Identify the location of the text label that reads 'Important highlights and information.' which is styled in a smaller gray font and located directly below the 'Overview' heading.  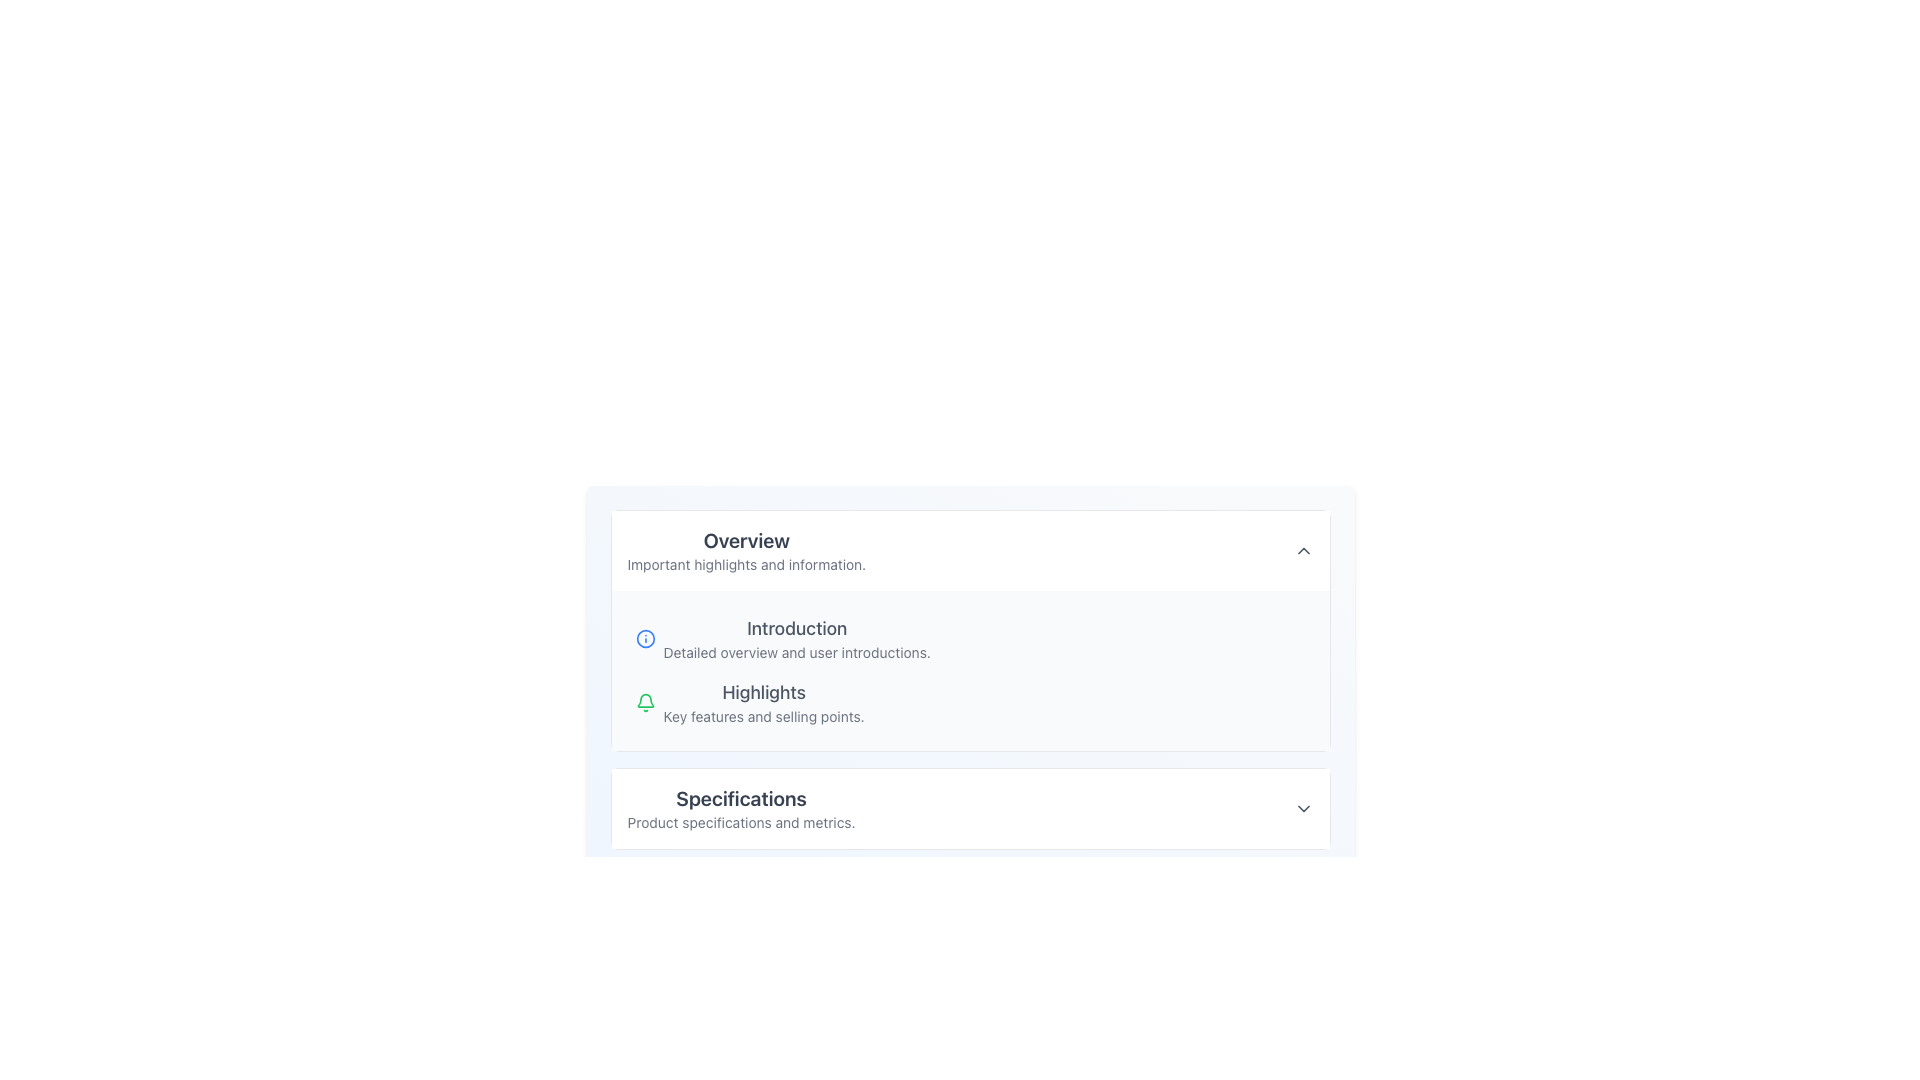
(745, 564).